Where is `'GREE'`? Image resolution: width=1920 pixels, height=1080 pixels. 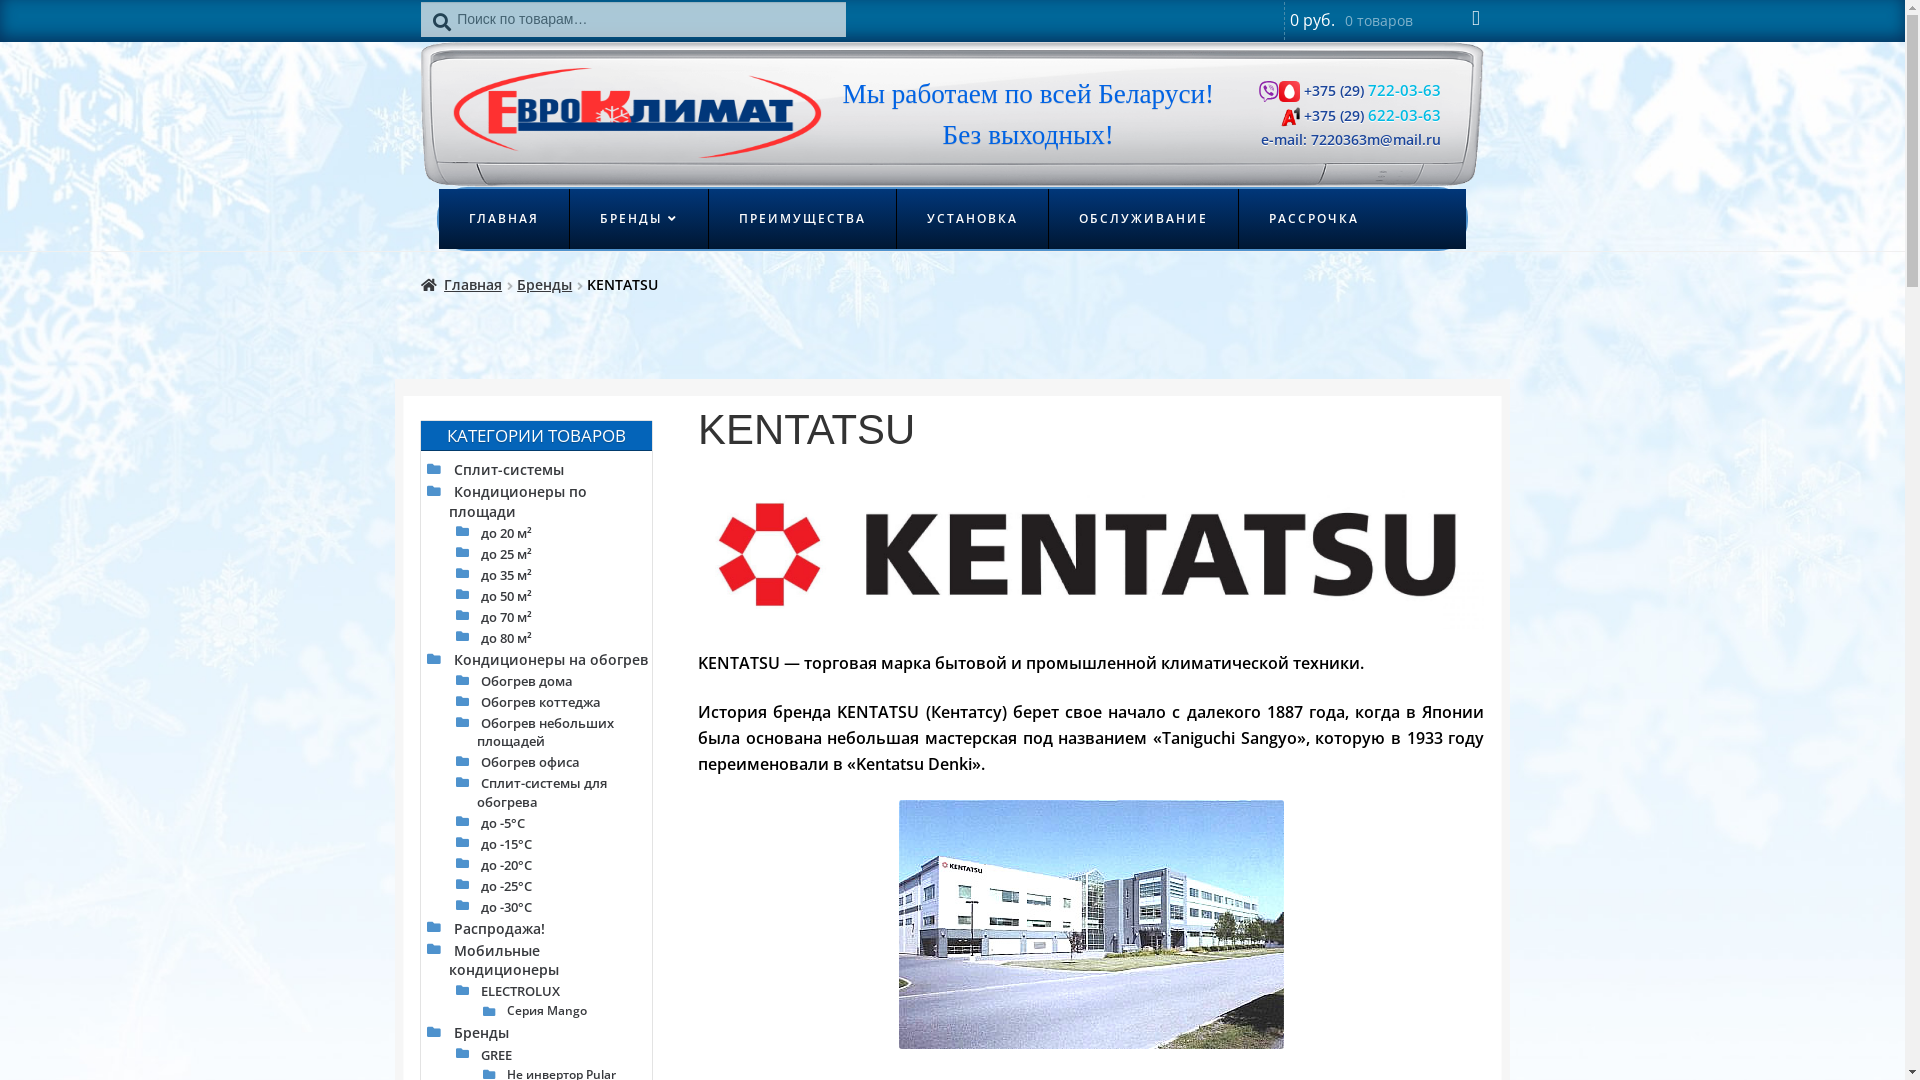 'GREE' is located at coordinates (496, 1053).